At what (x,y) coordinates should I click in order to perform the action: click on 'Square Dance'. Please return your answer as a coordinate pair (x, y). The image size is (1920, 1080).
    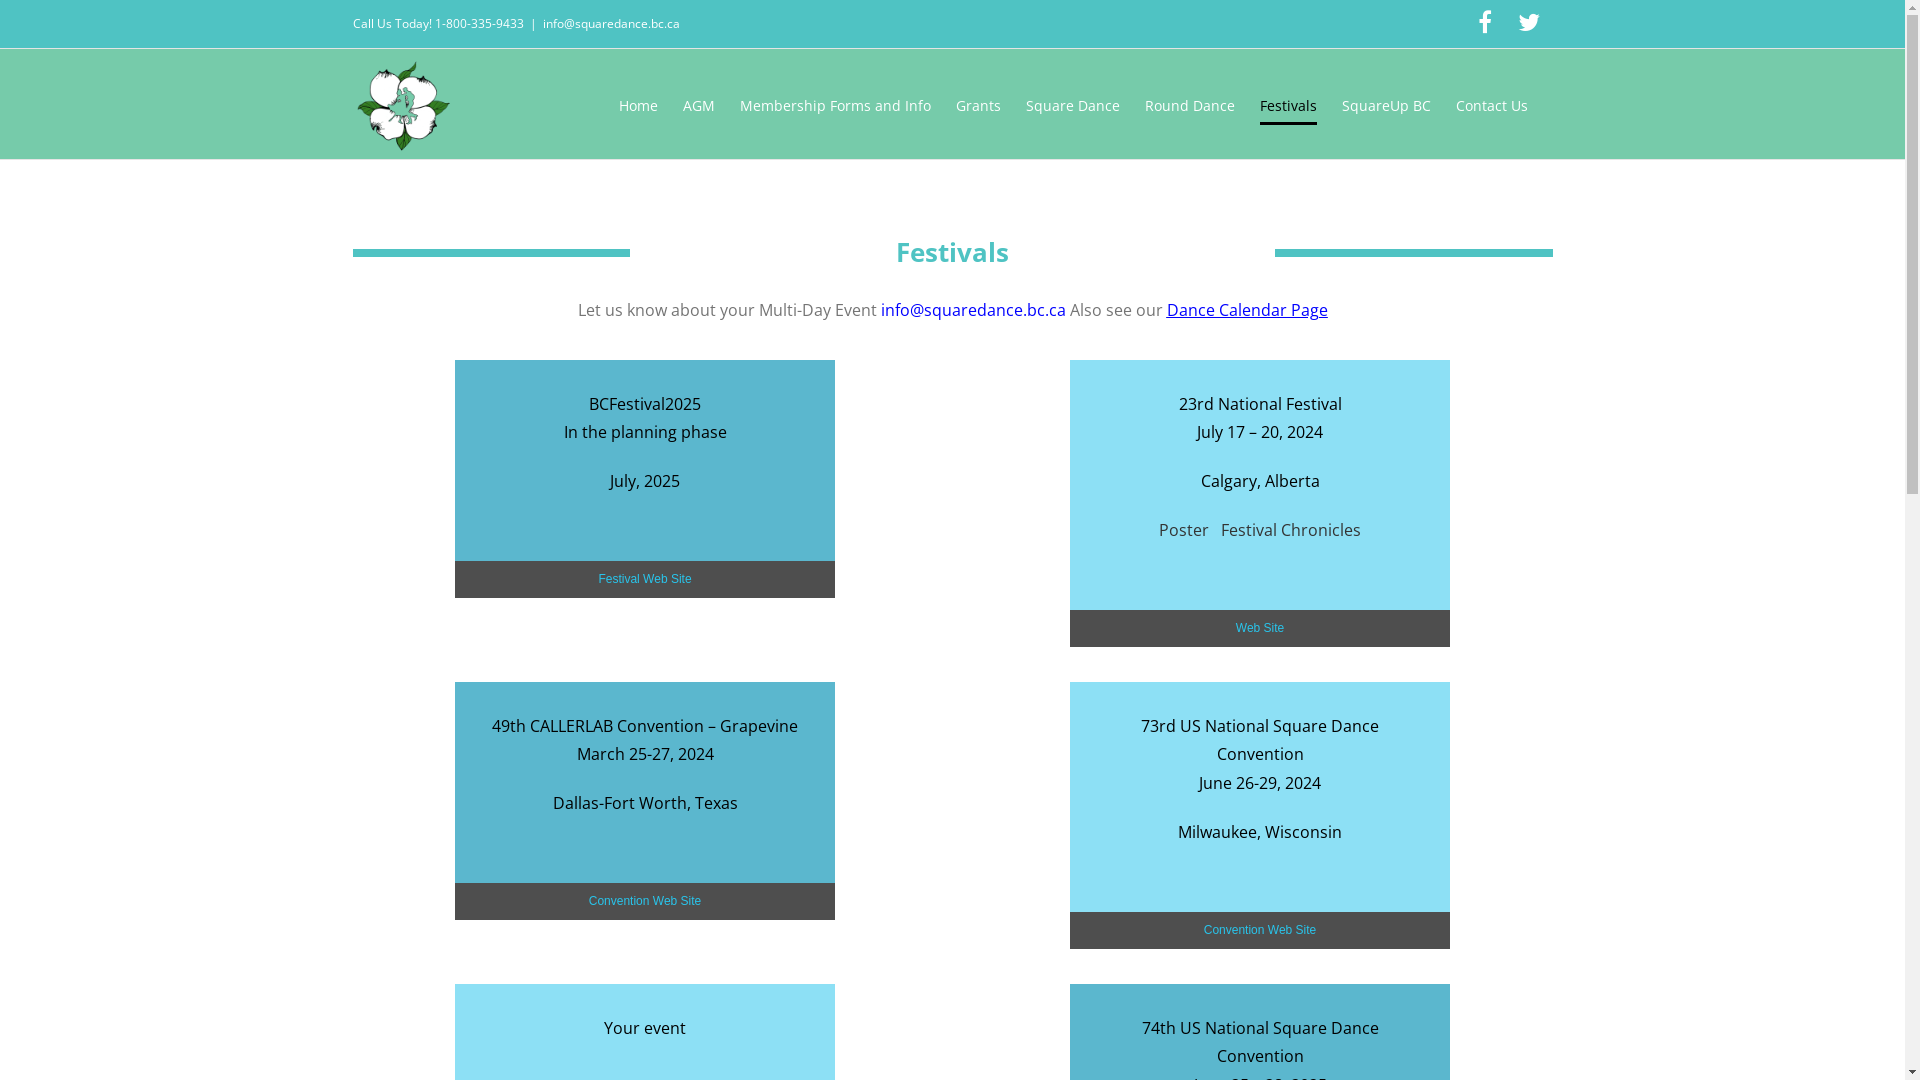
    Looking at the image, I should click on (1072, 105).